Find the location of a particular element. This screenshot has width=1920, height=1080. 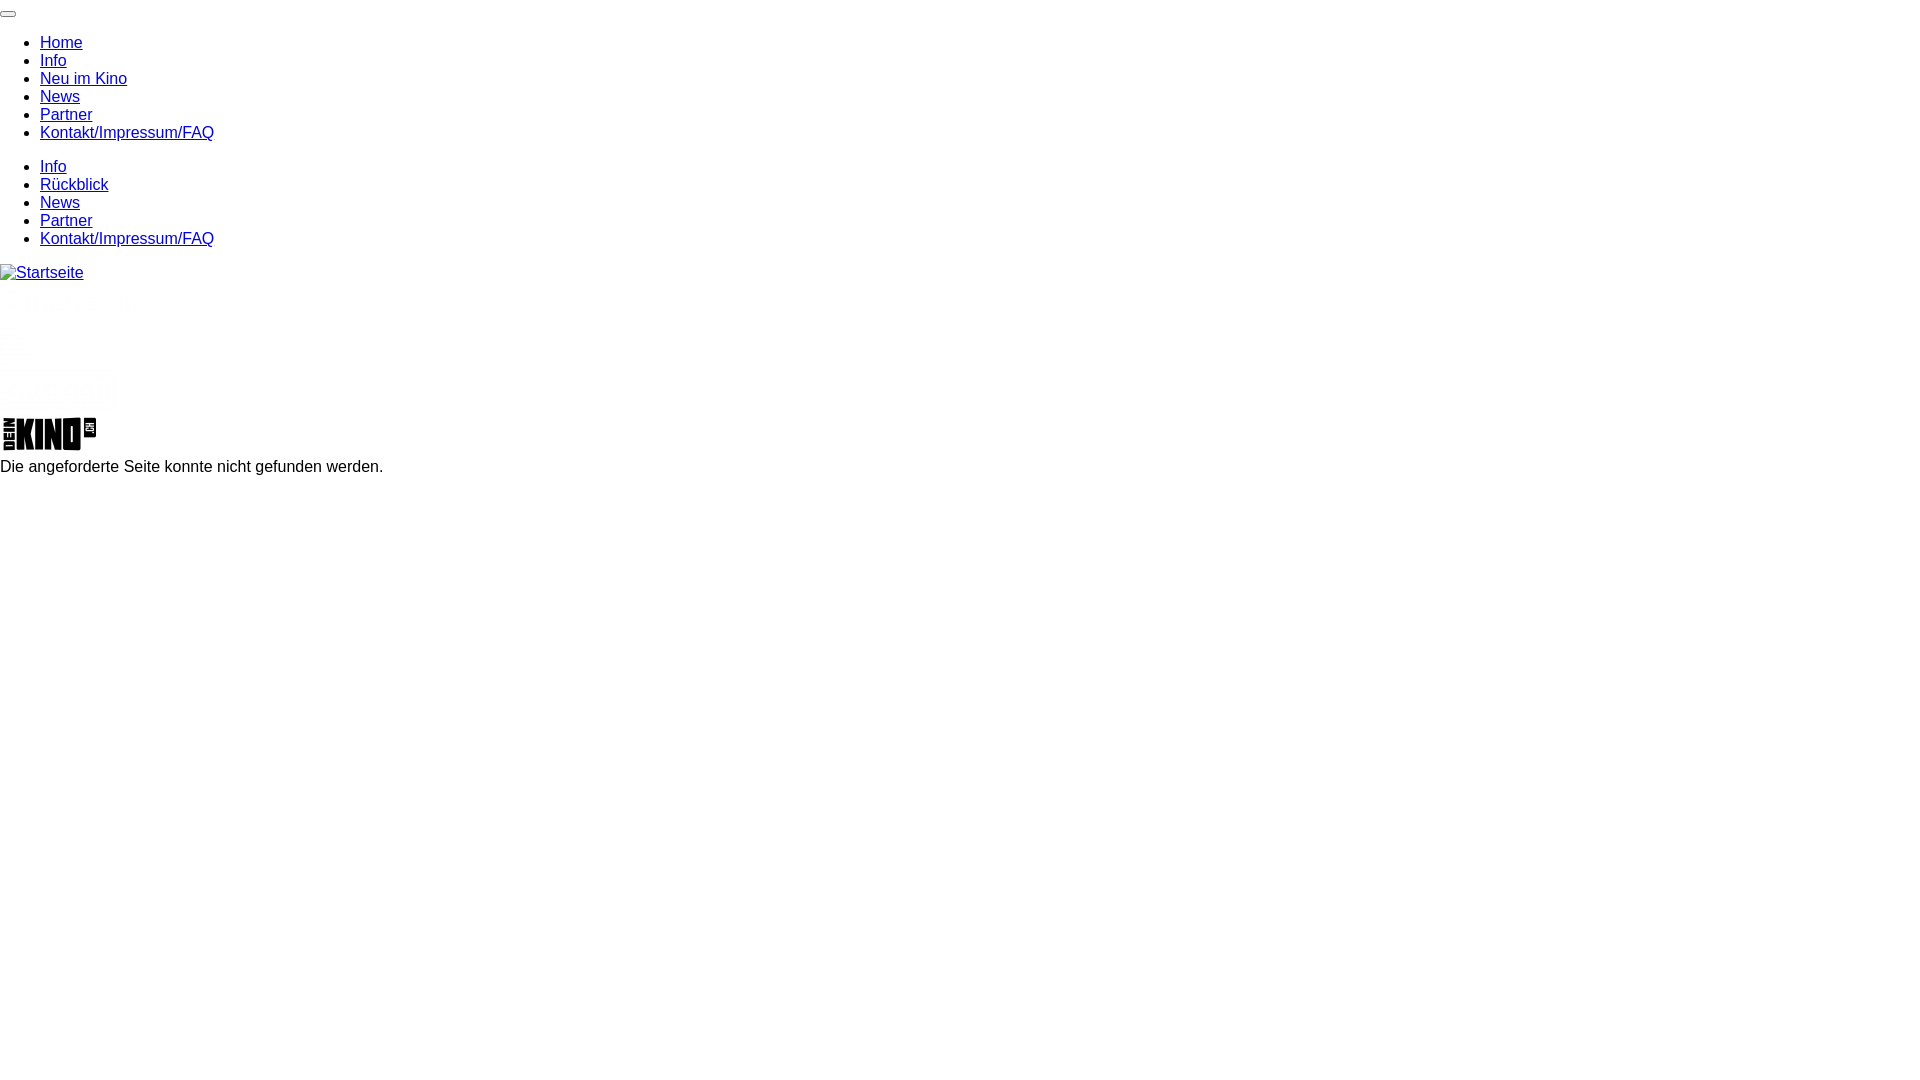

'Direkt zum Inhalt' is located at coordinates (0, 0).